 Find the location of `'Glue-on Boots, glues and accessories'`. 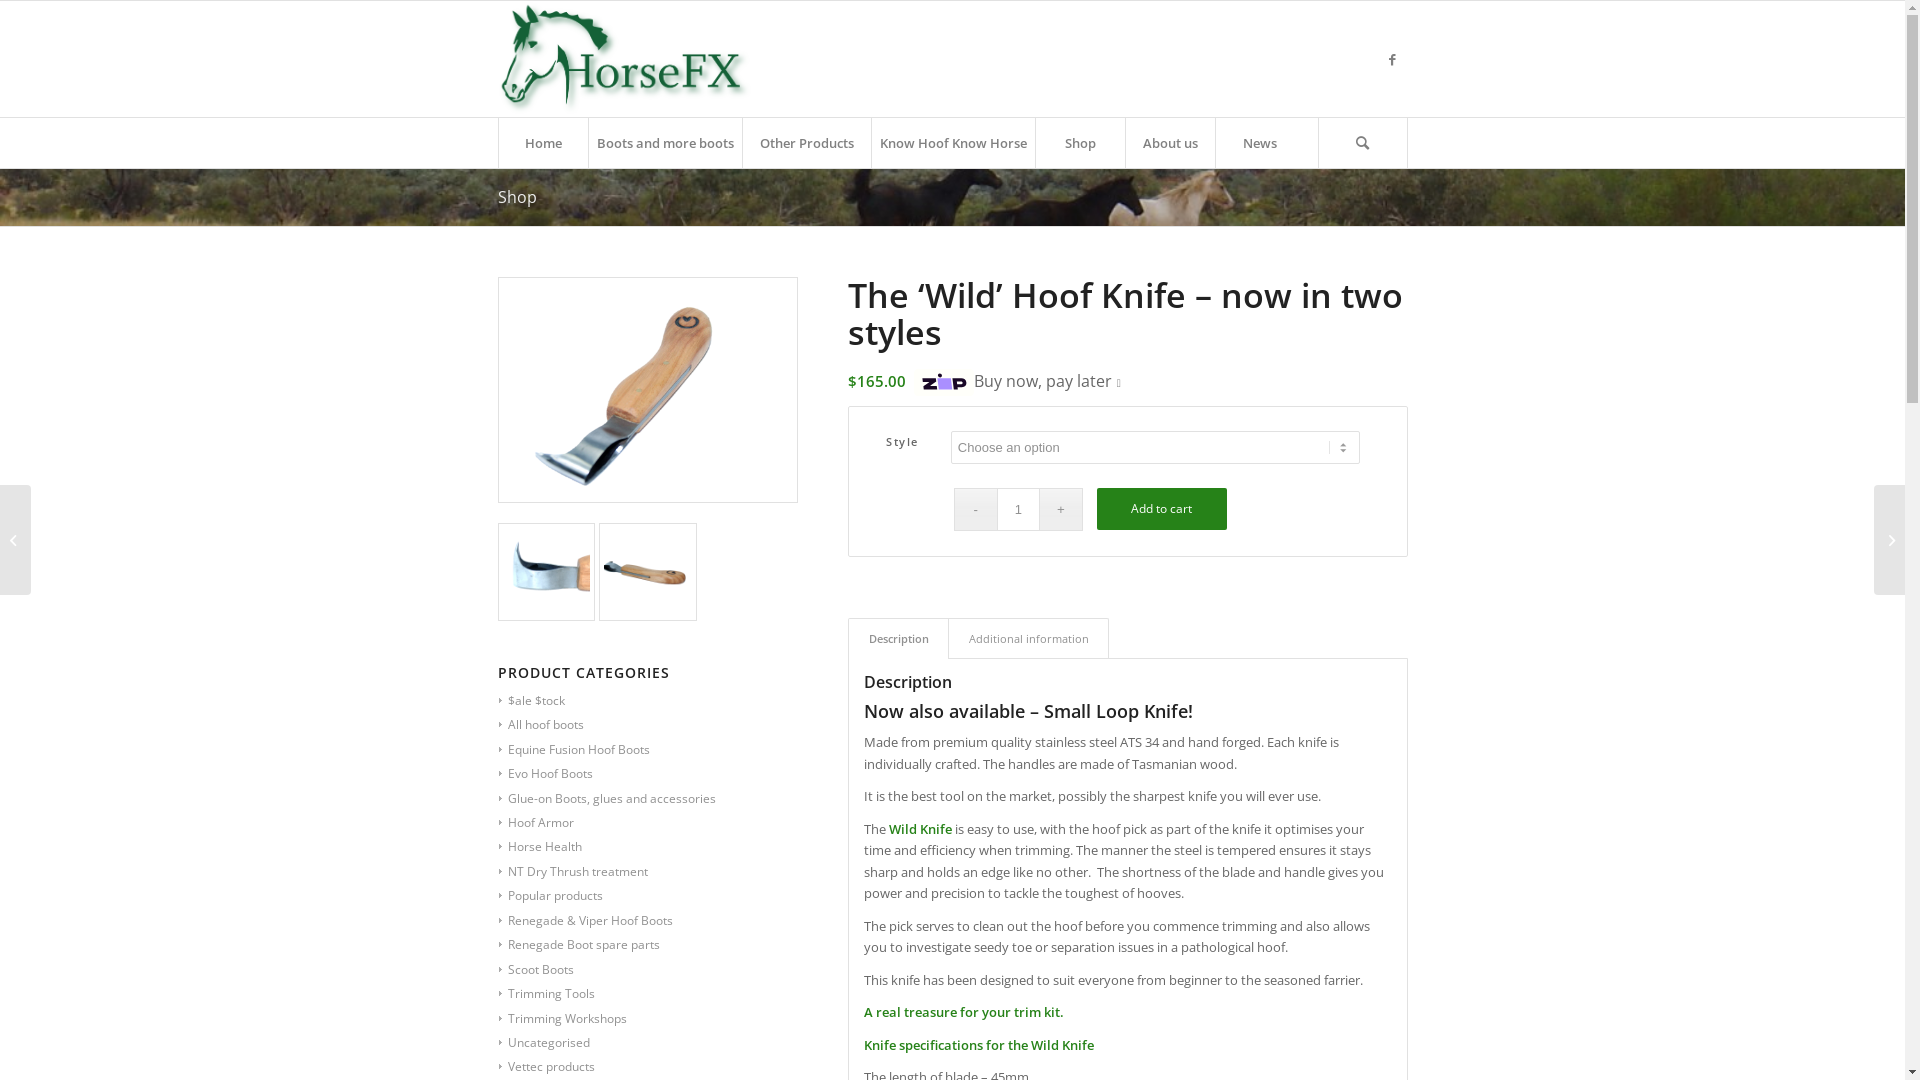

'Glue-on Boots, glues and accessories' is located at coordinates (605, 797).